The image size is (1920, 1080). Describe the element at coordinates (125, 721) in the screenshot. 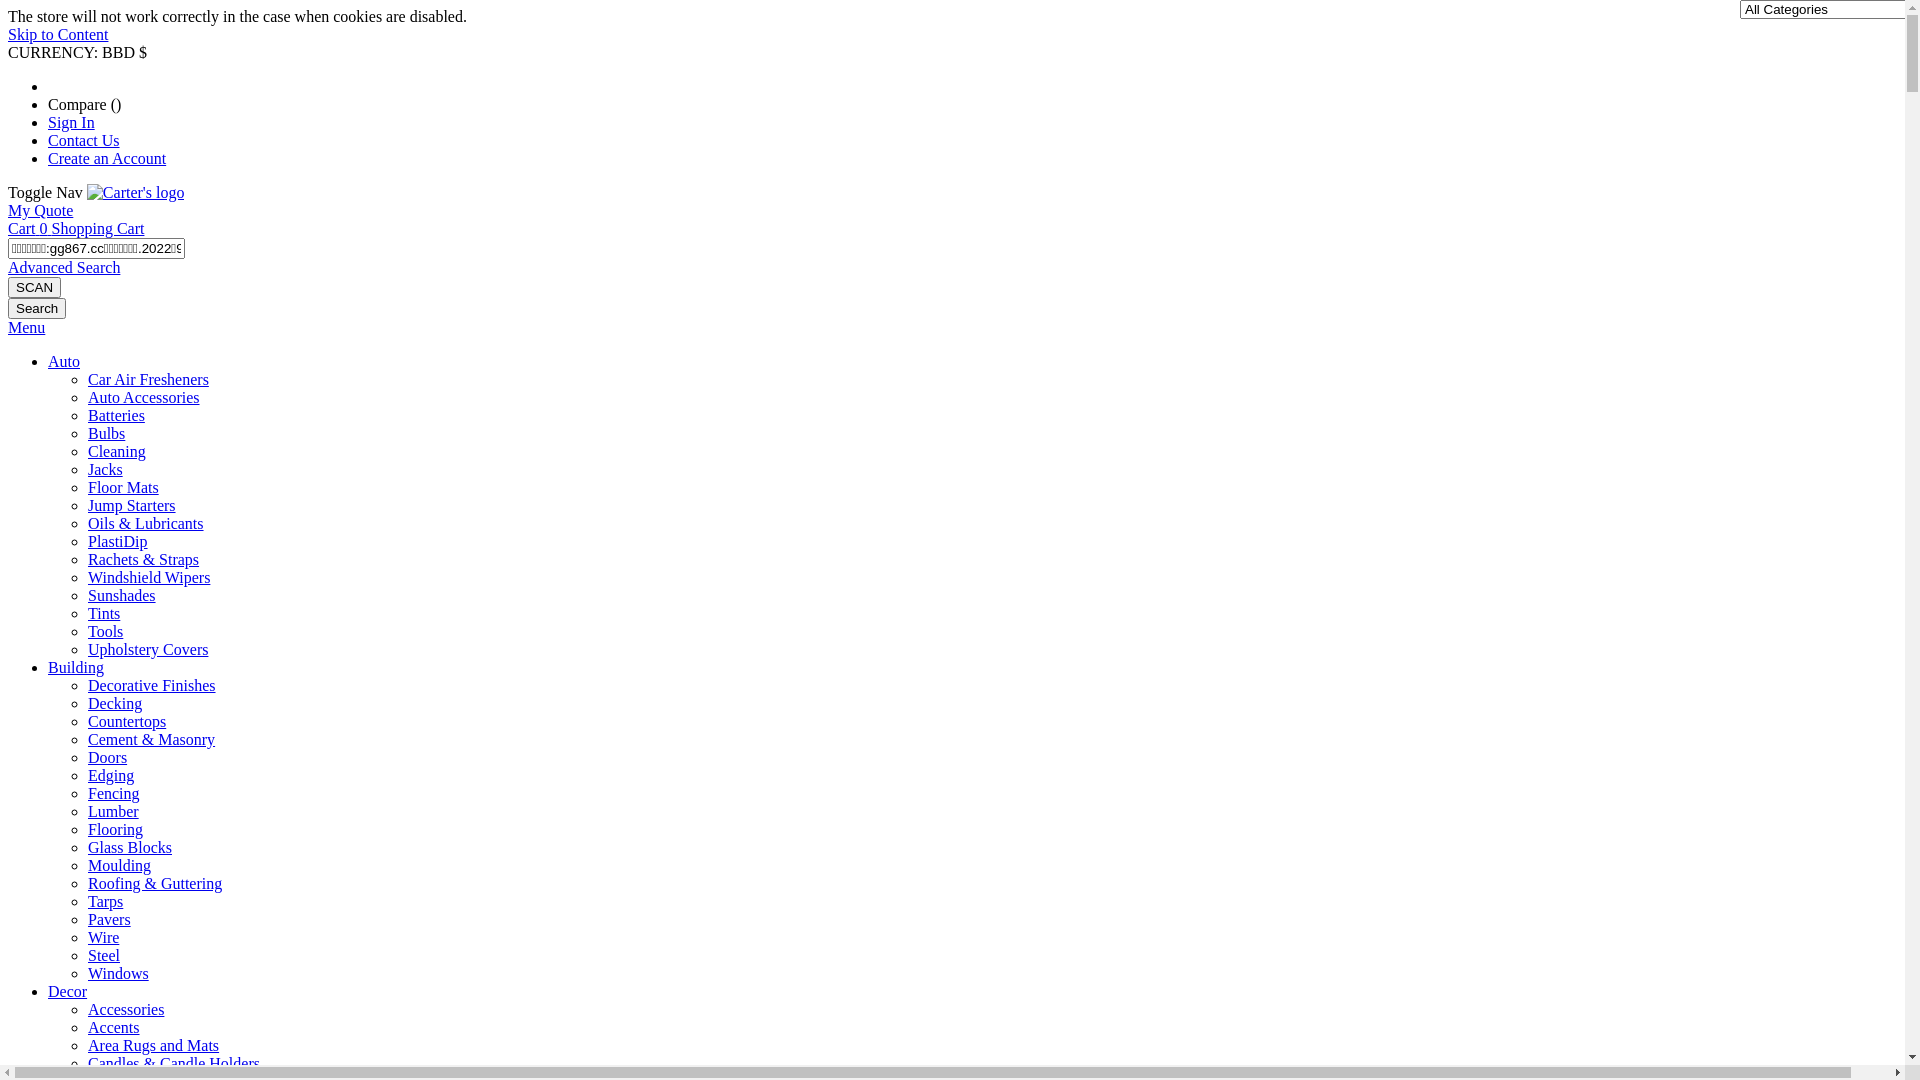

I see `'Countertops'` at that location.